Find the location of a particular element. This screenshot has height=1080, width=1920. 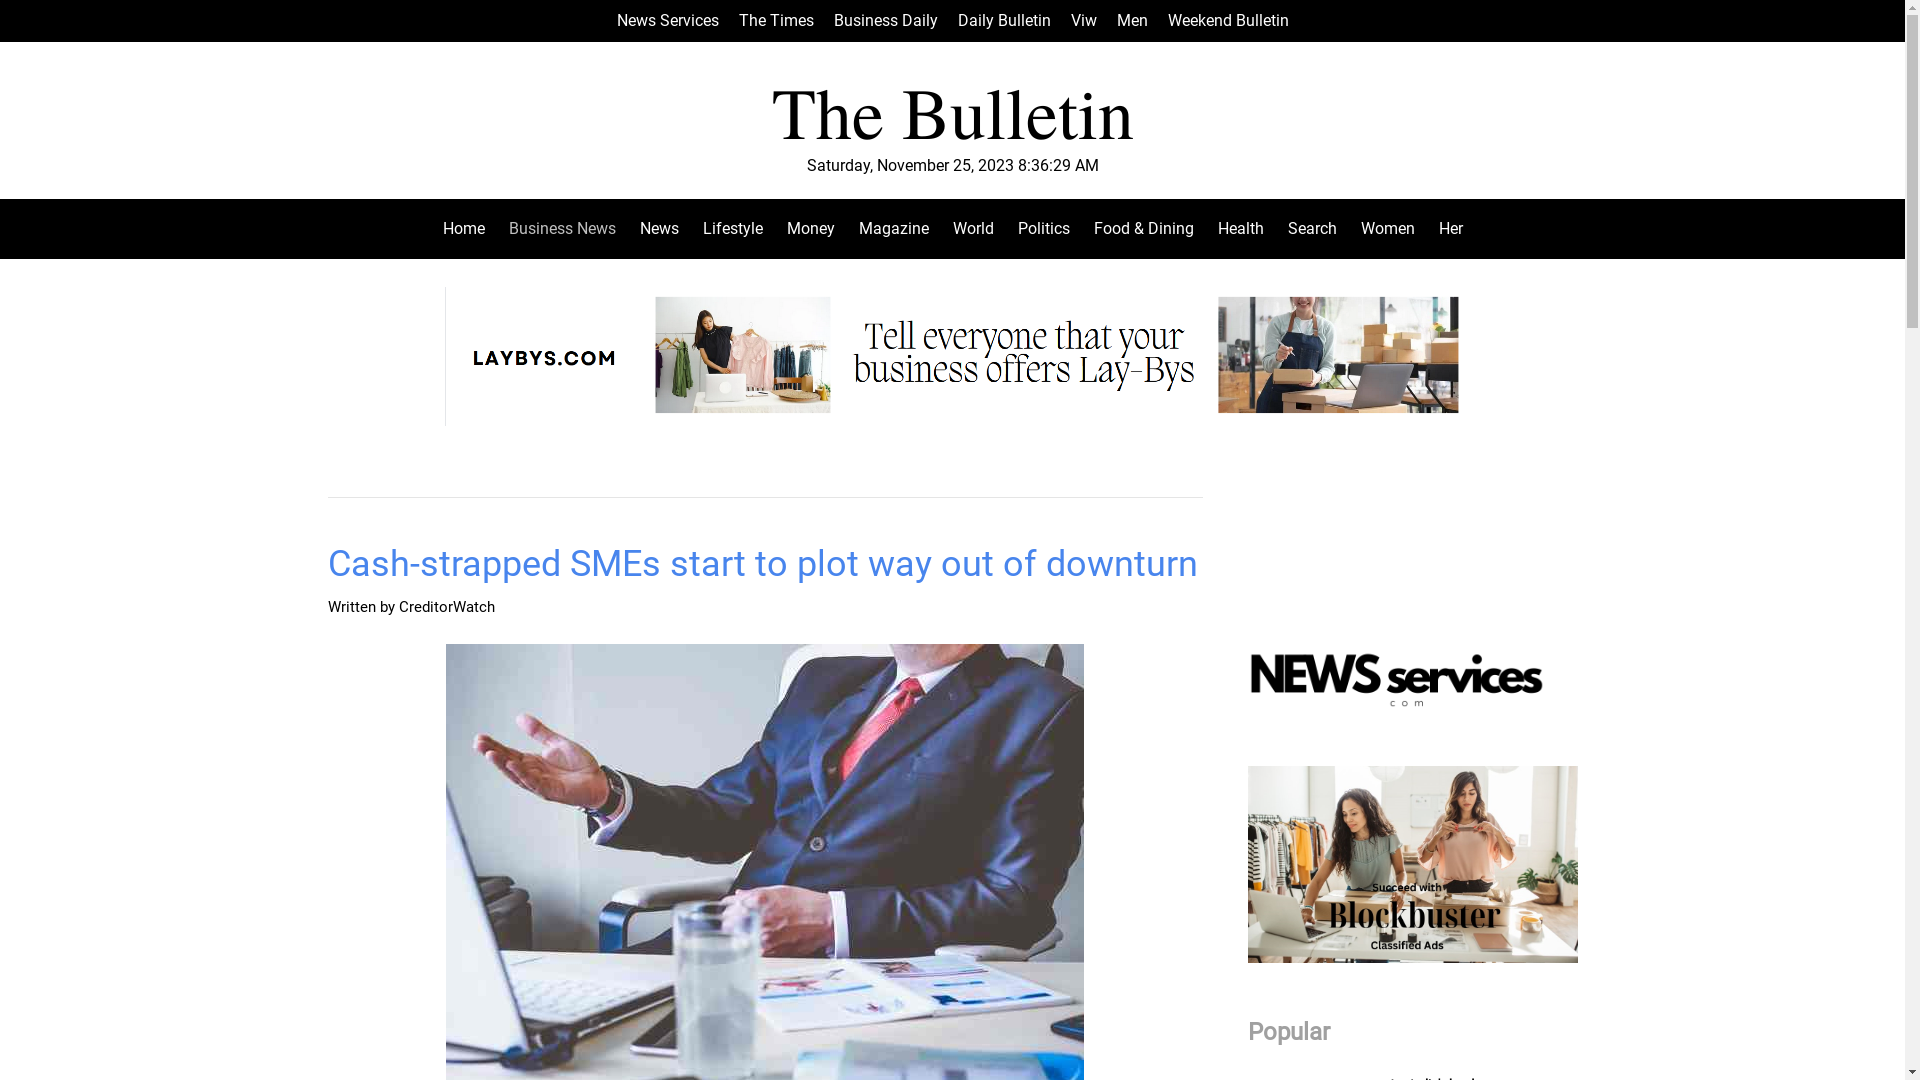

'News Services' is located at coordinates (667, 20).